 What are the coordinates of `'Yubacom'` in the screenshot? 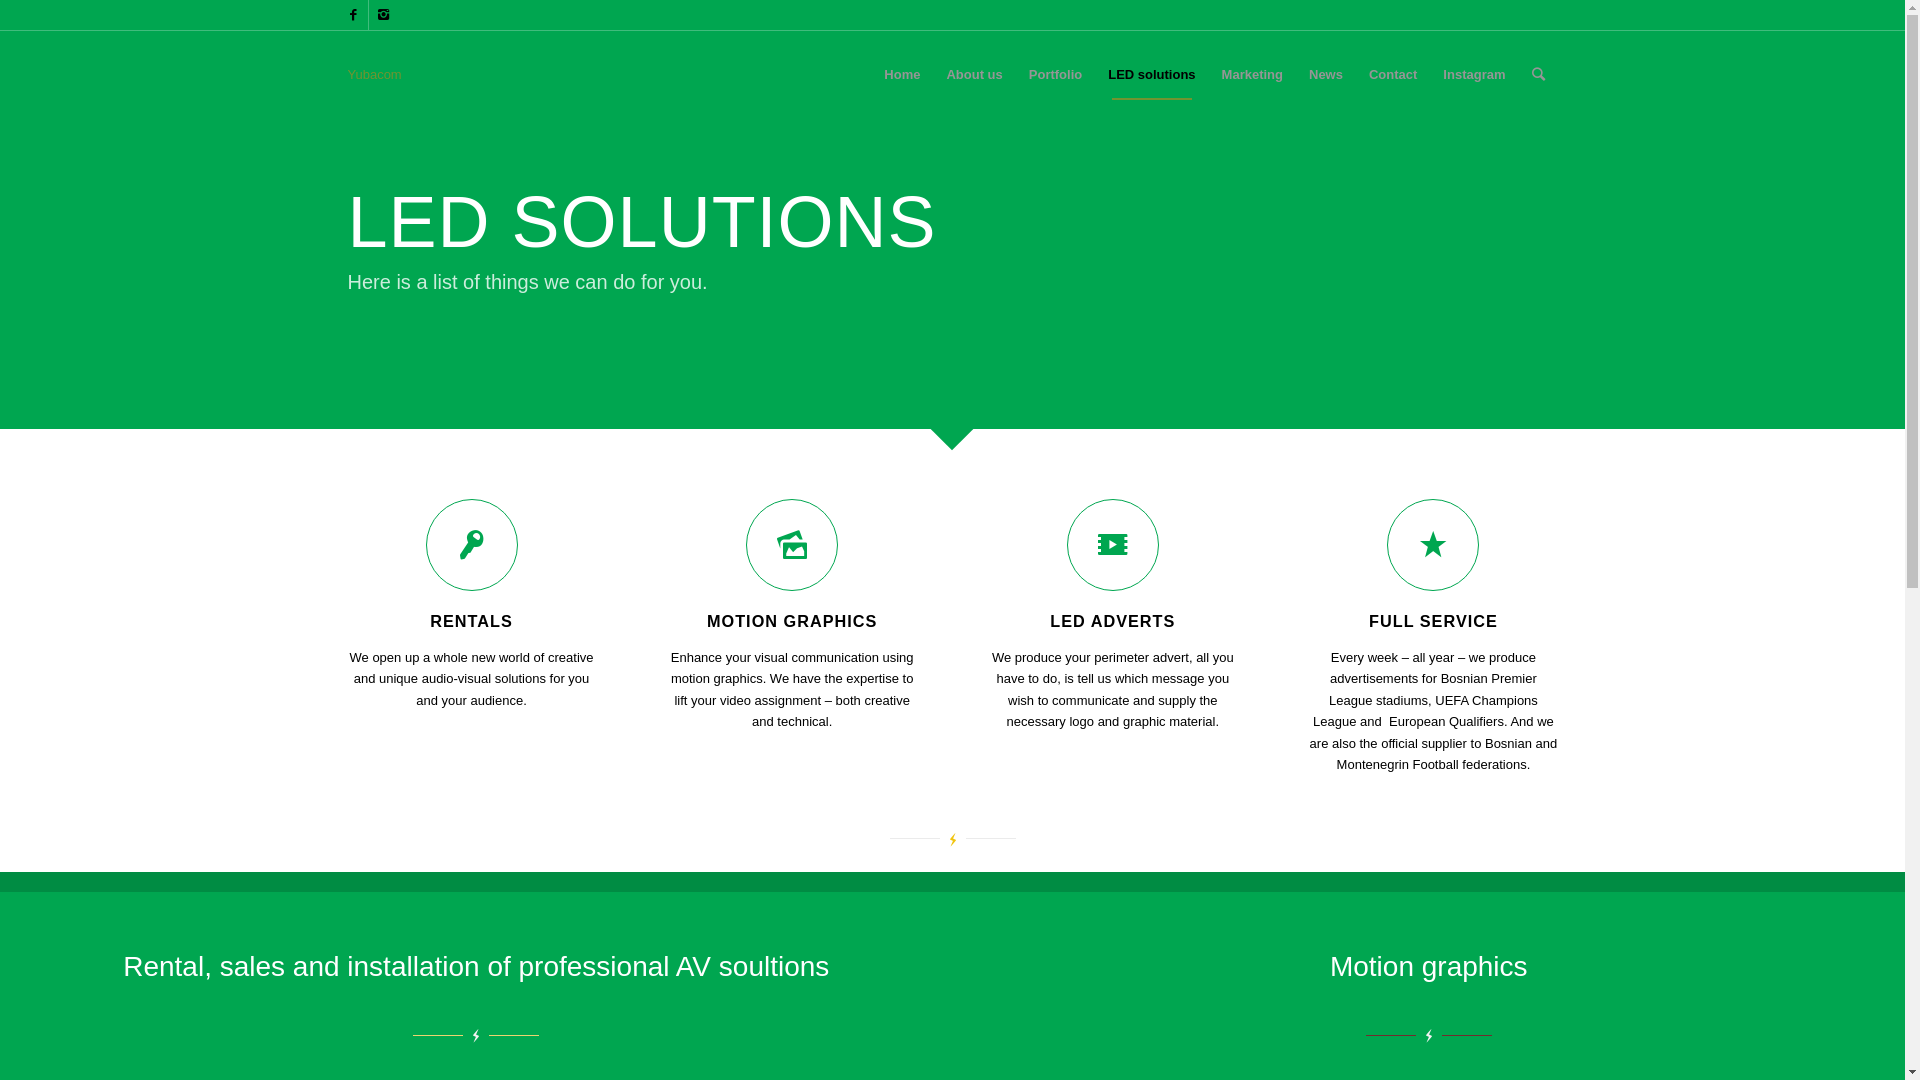 It's located at (374, 73).